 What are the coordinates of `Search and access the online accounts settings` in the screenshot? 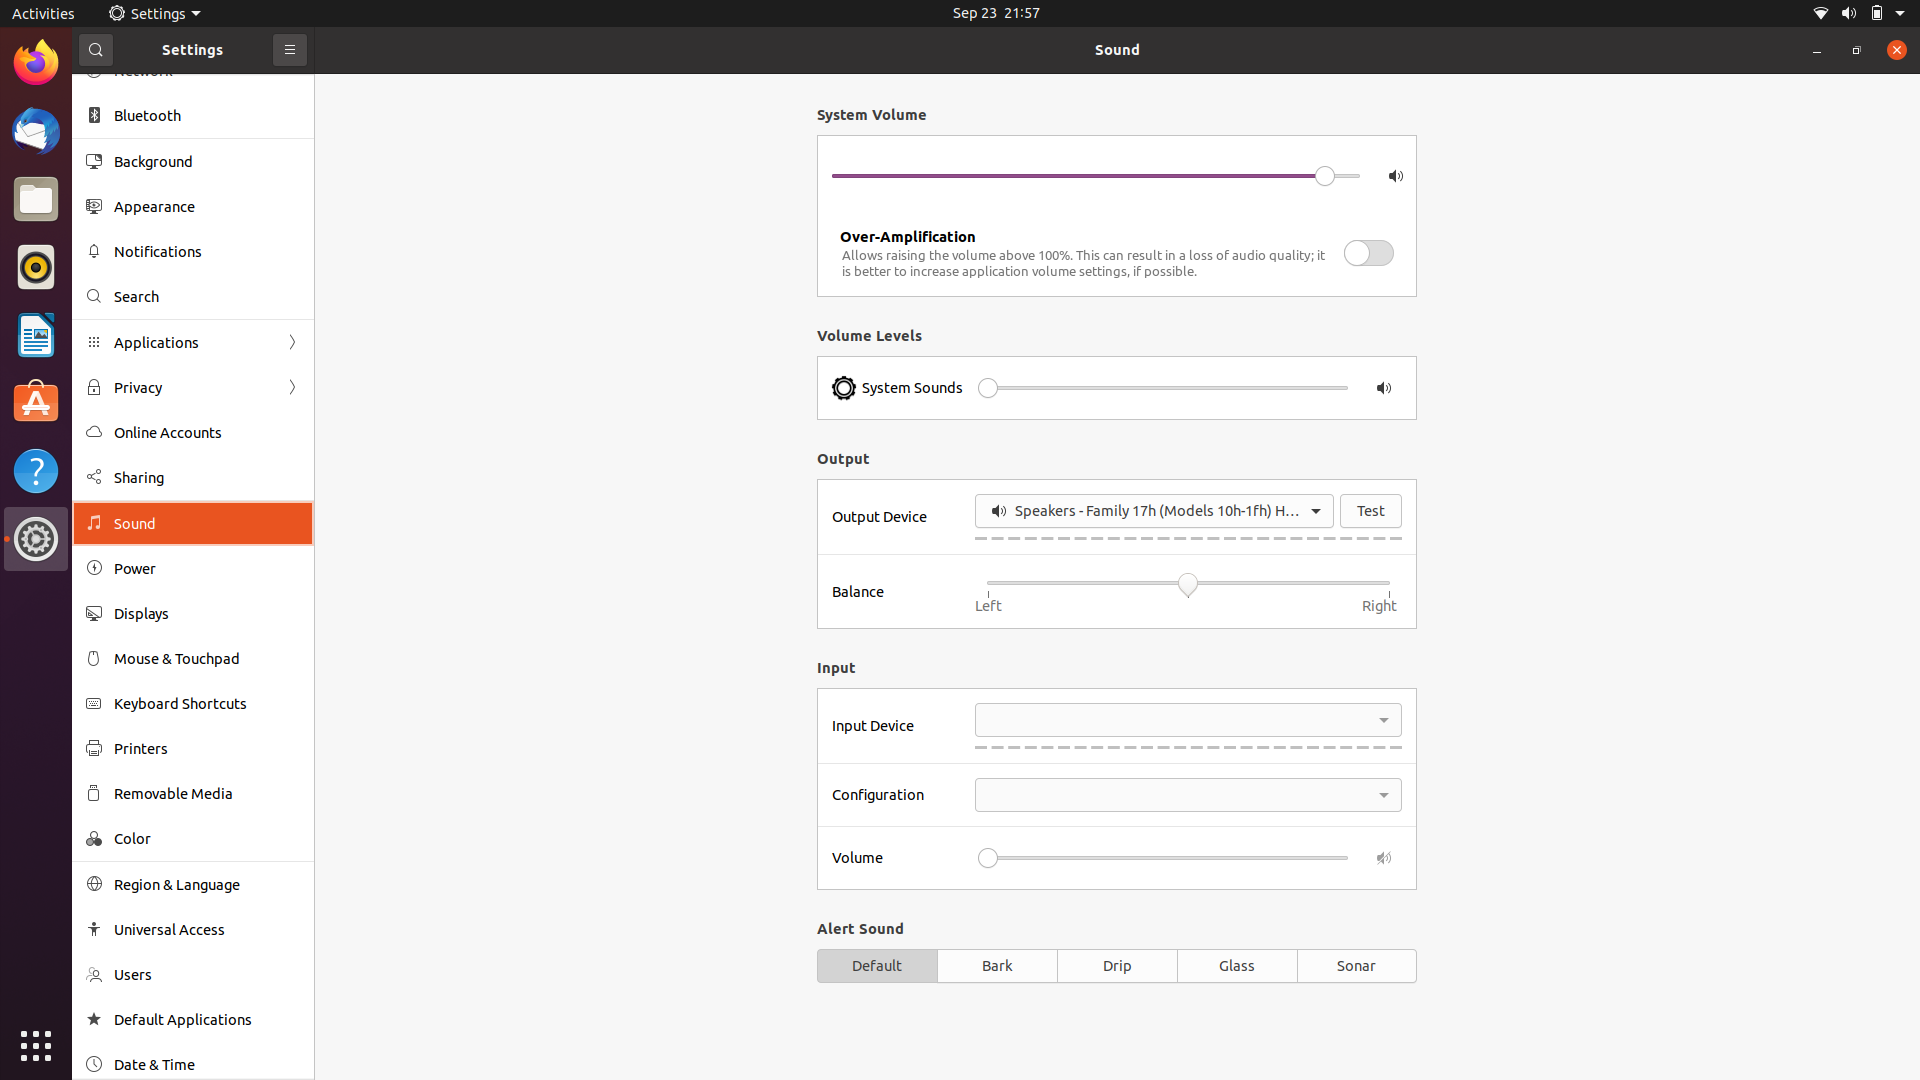 It's located at (191, 293).